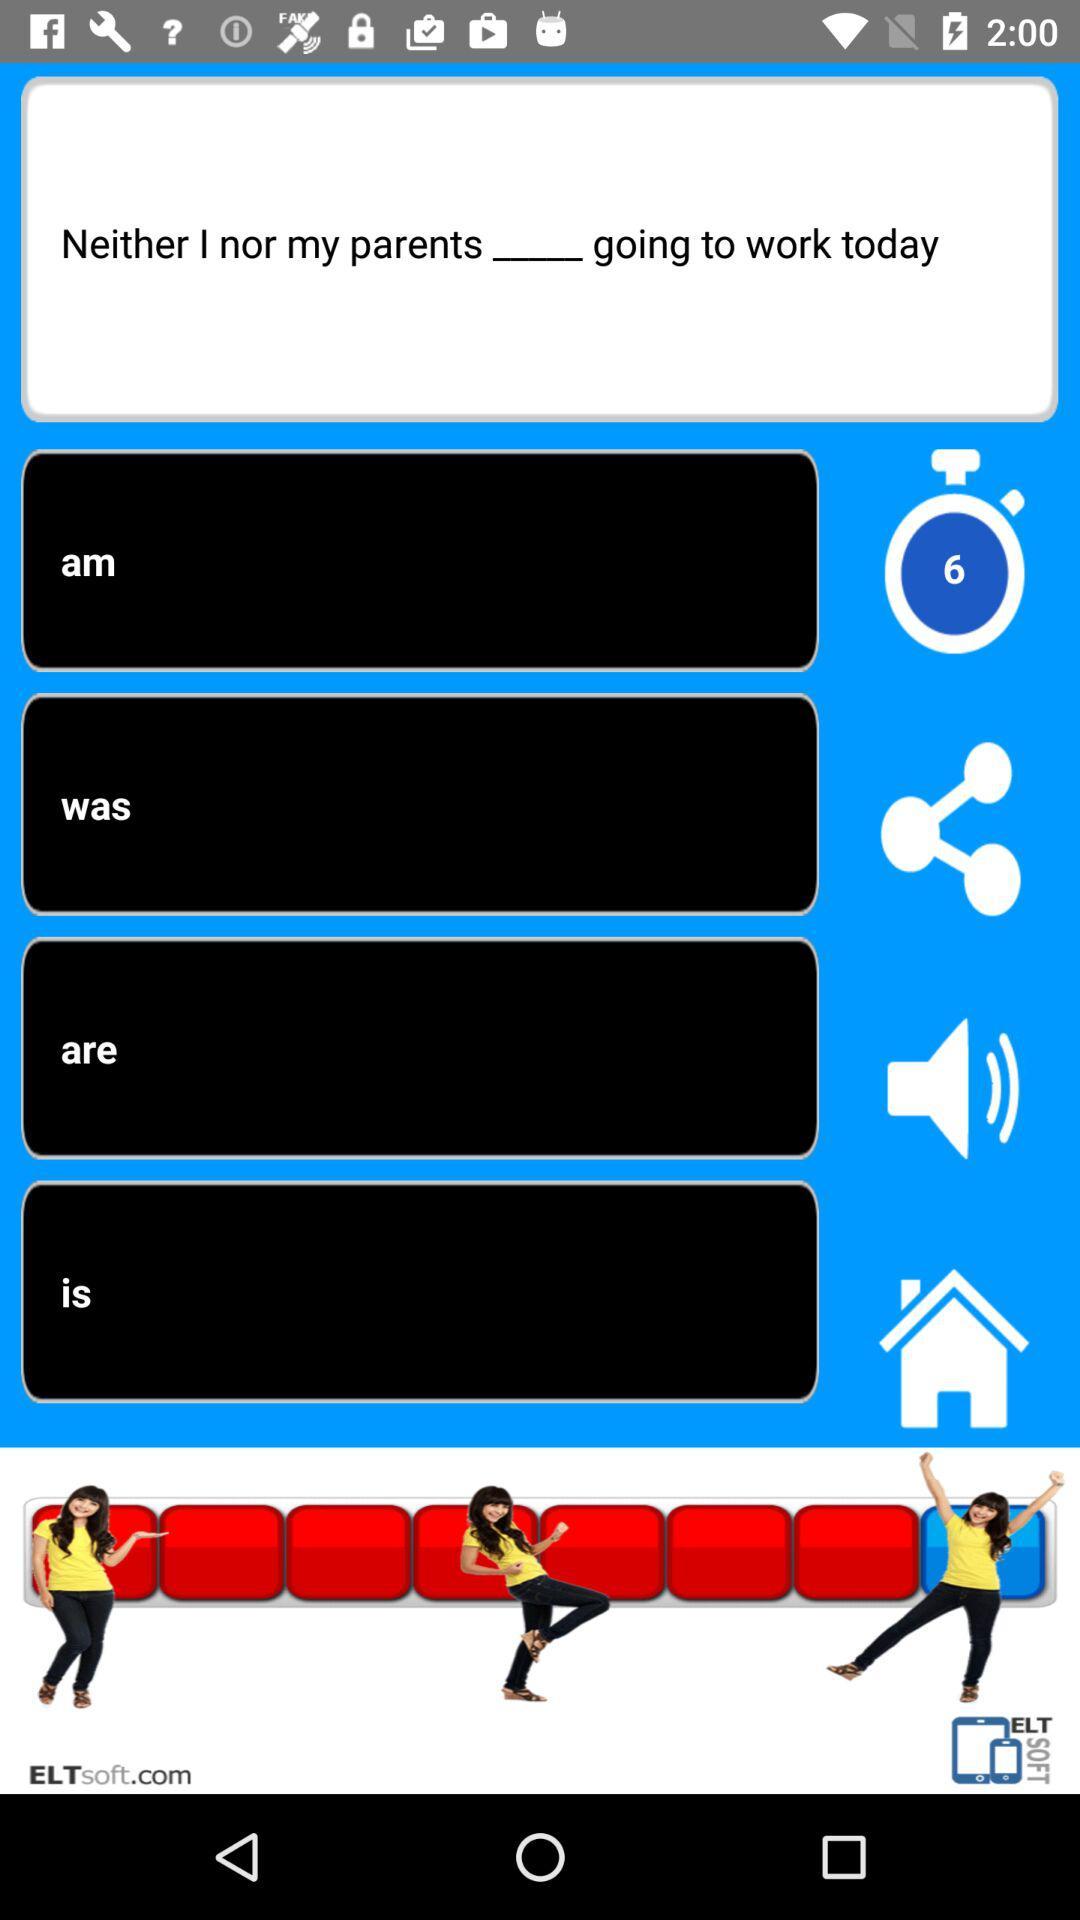  What do you see at coordinates (419, 560) in the screenshot?
I see `am` at bounding box center [419, 560].